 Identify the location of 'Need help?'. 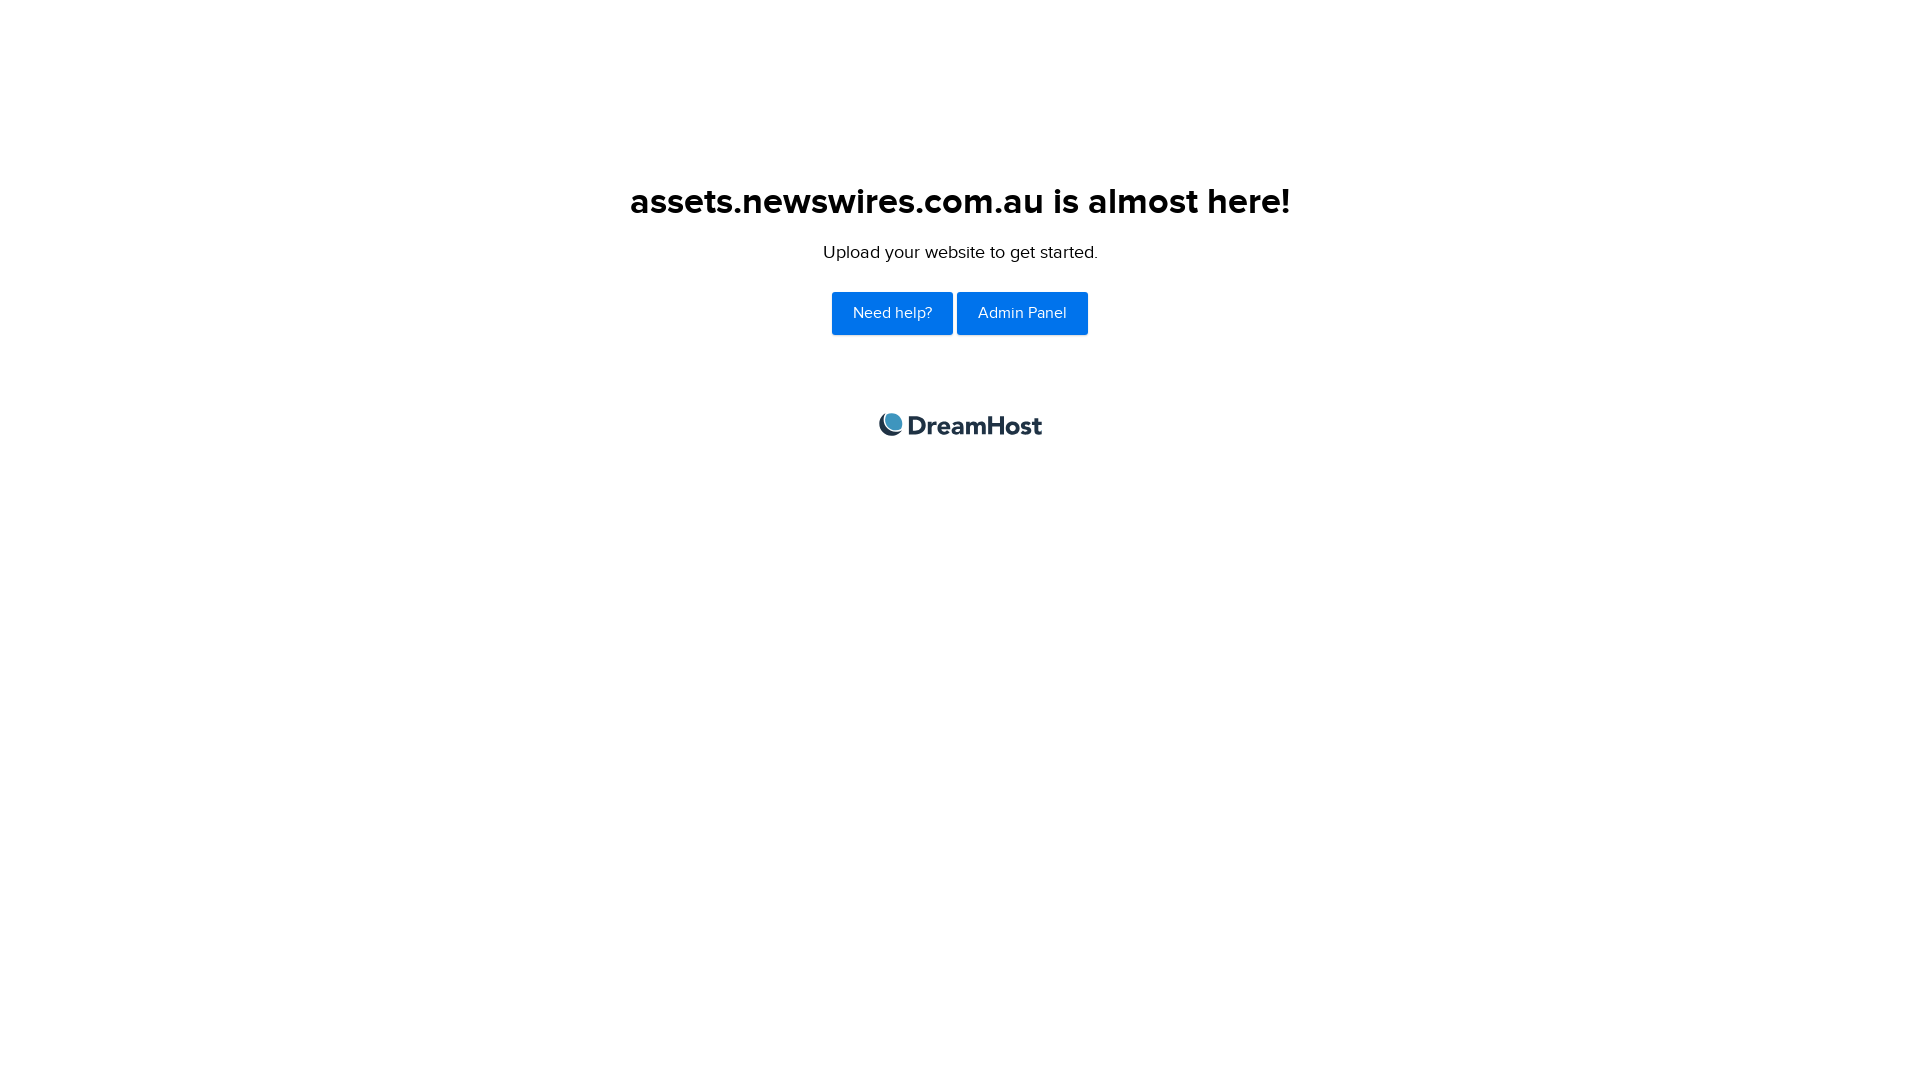
(831, 313).